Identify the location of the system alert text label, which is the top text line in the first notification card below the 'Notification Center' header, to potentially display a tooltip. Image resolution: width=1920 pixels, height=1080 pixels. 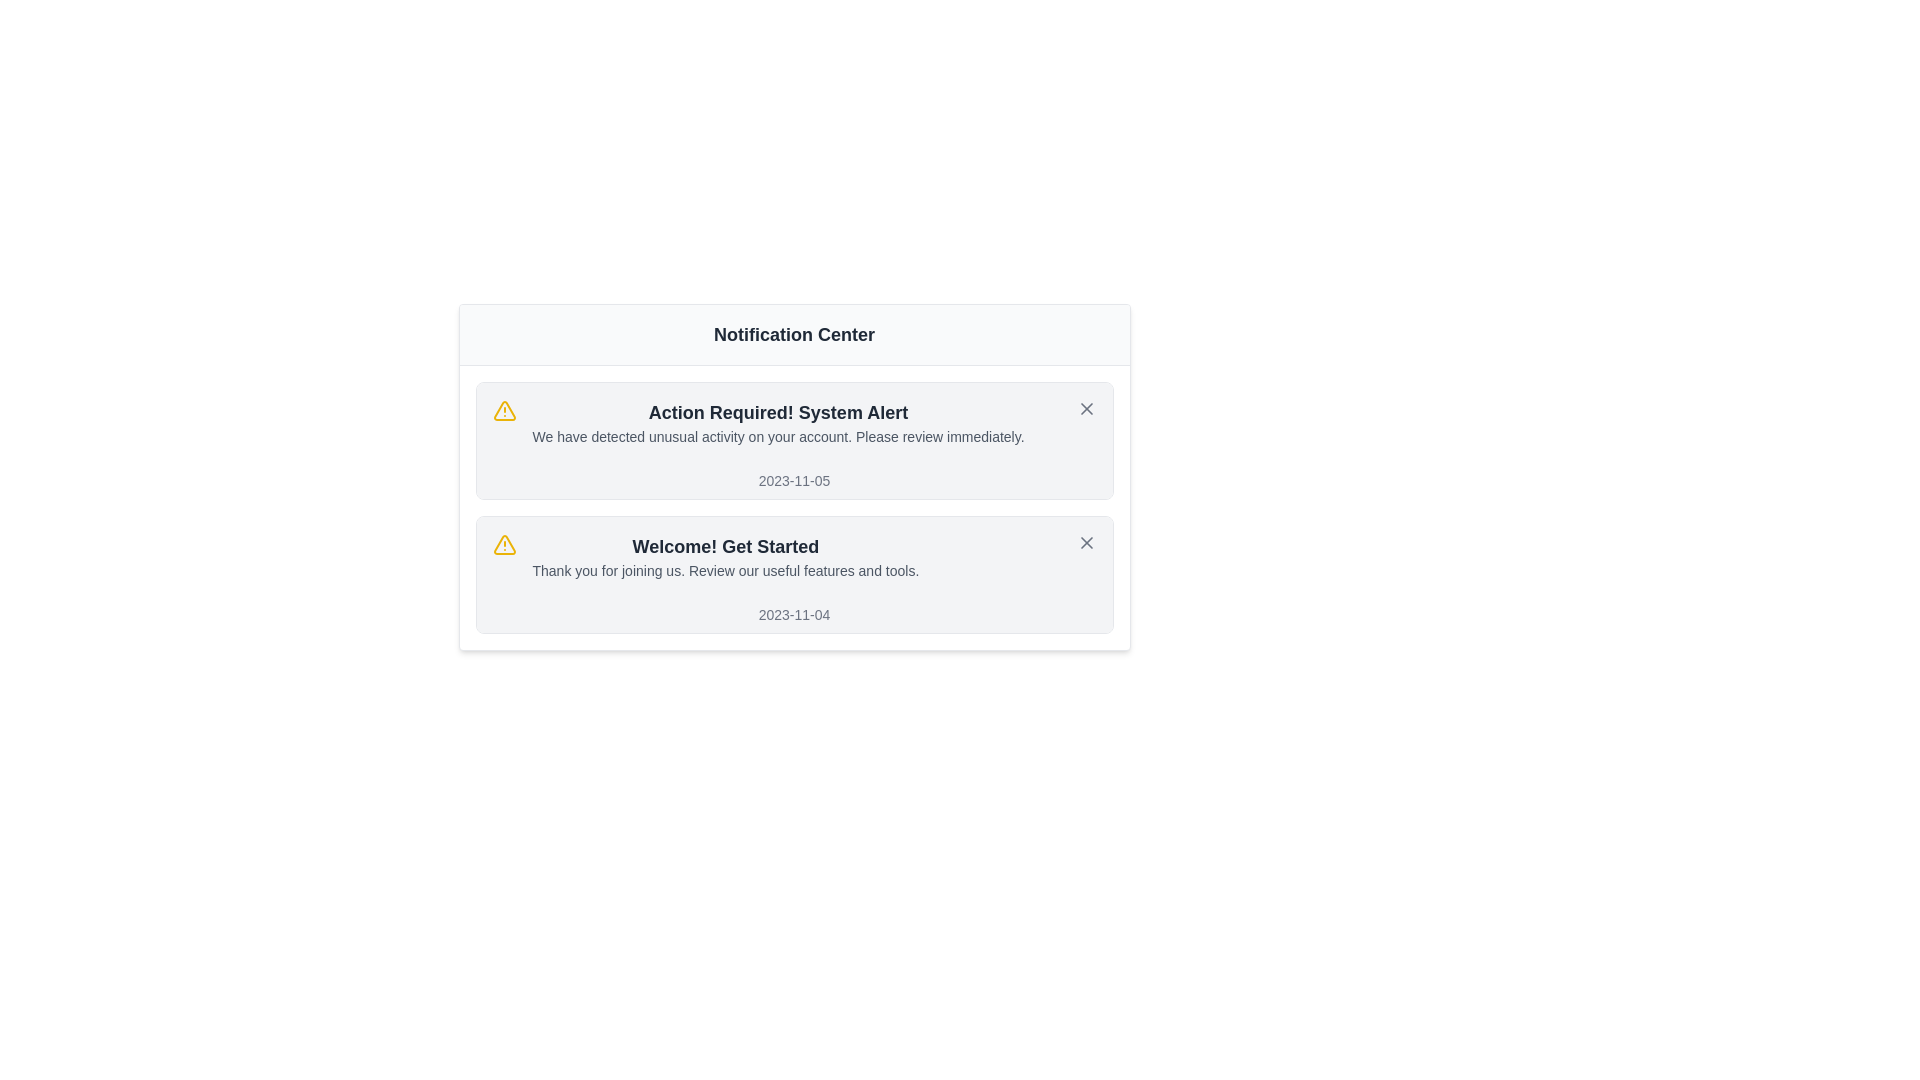
(777, 411).